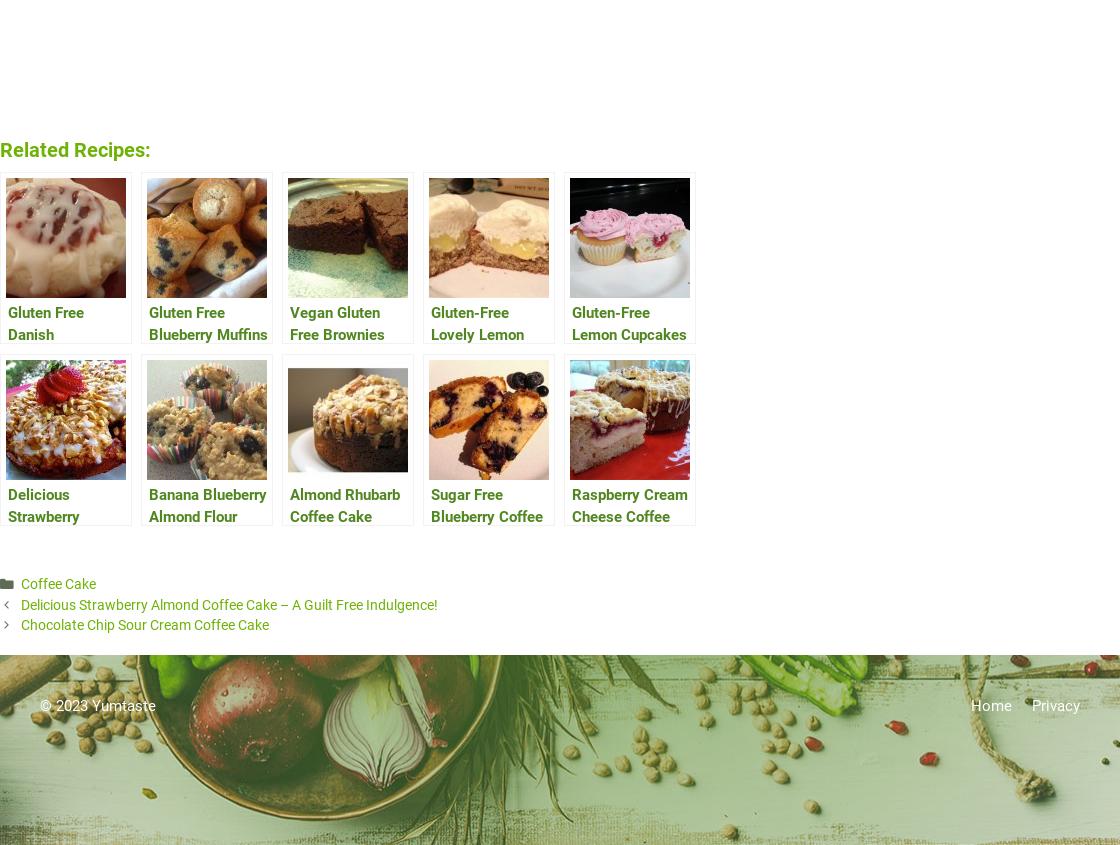  What do you see at coordinates (208, 323) in the screenshot?
I see `'Gluten Free Blueberry Muffins'` at bounding box center [208, 323].